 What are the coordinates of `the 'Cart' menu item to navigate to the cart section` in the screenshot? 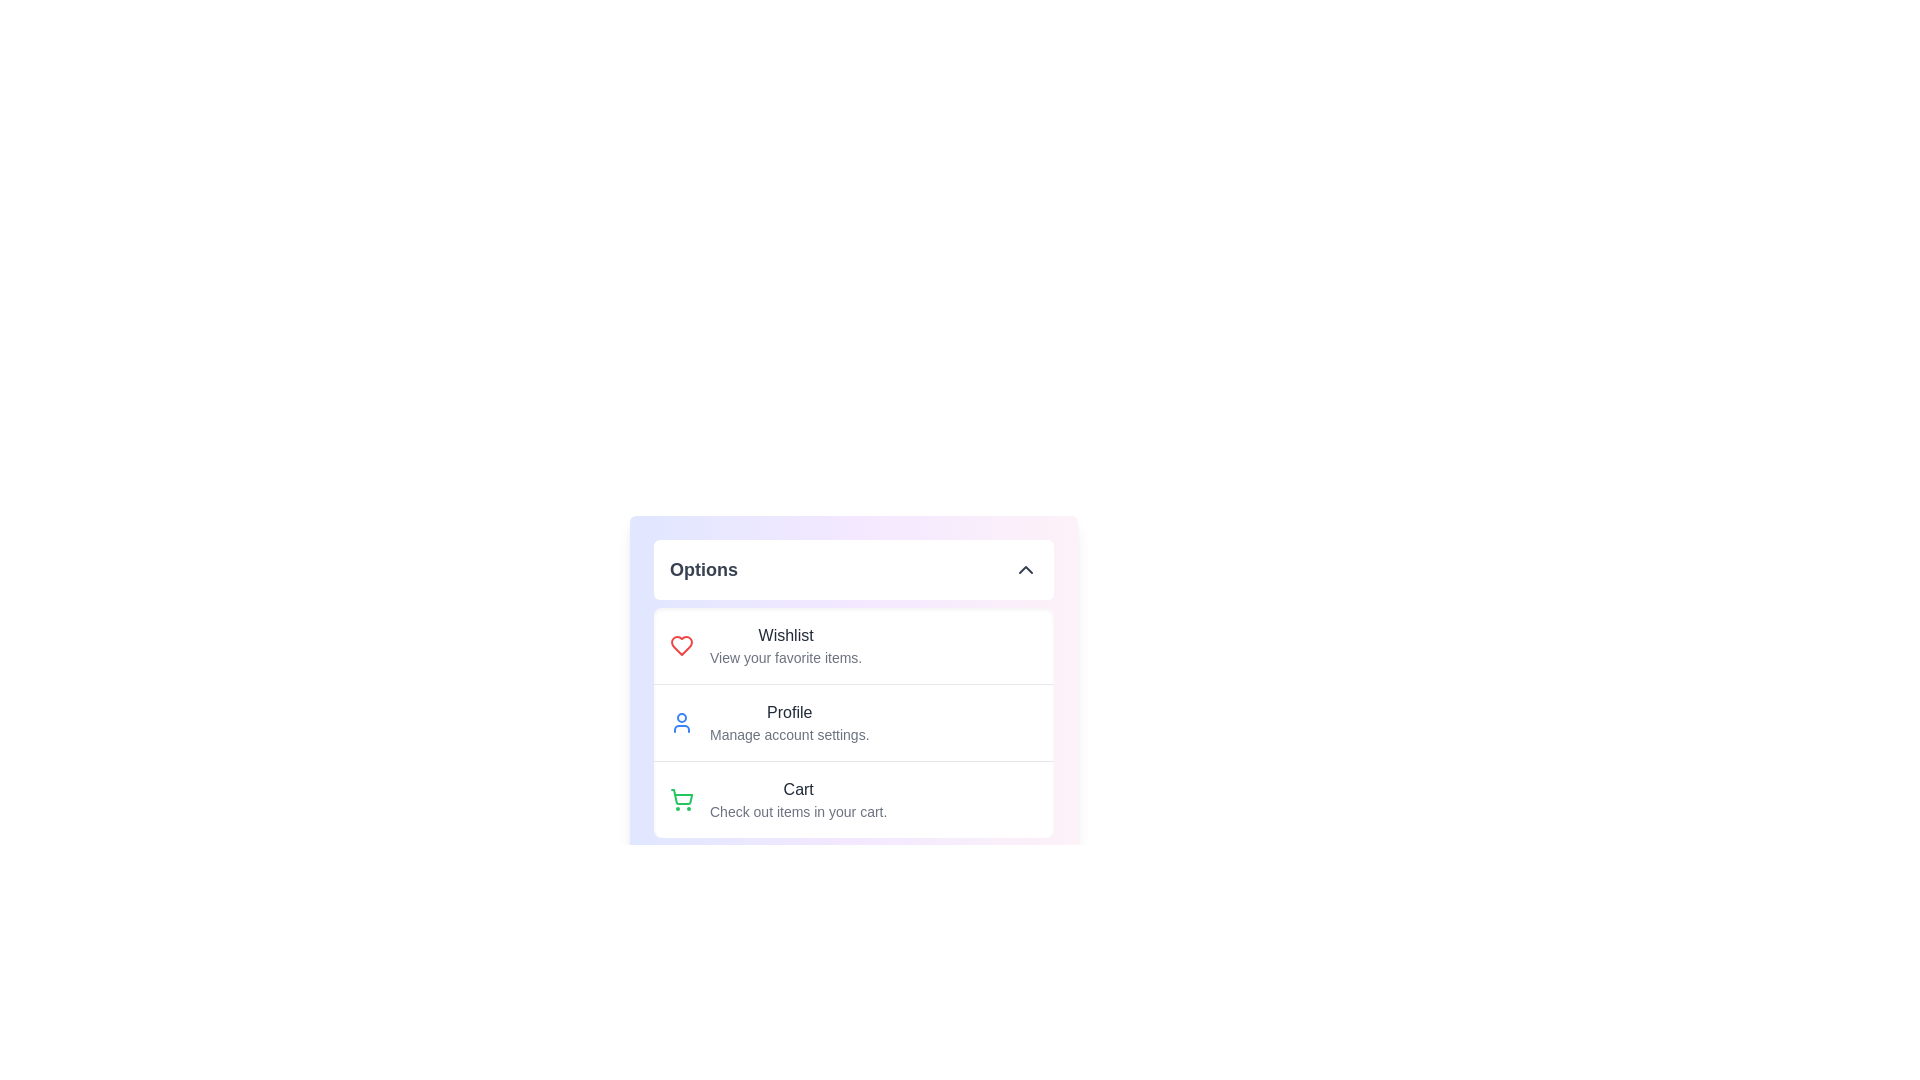 It's located at (796, 798).